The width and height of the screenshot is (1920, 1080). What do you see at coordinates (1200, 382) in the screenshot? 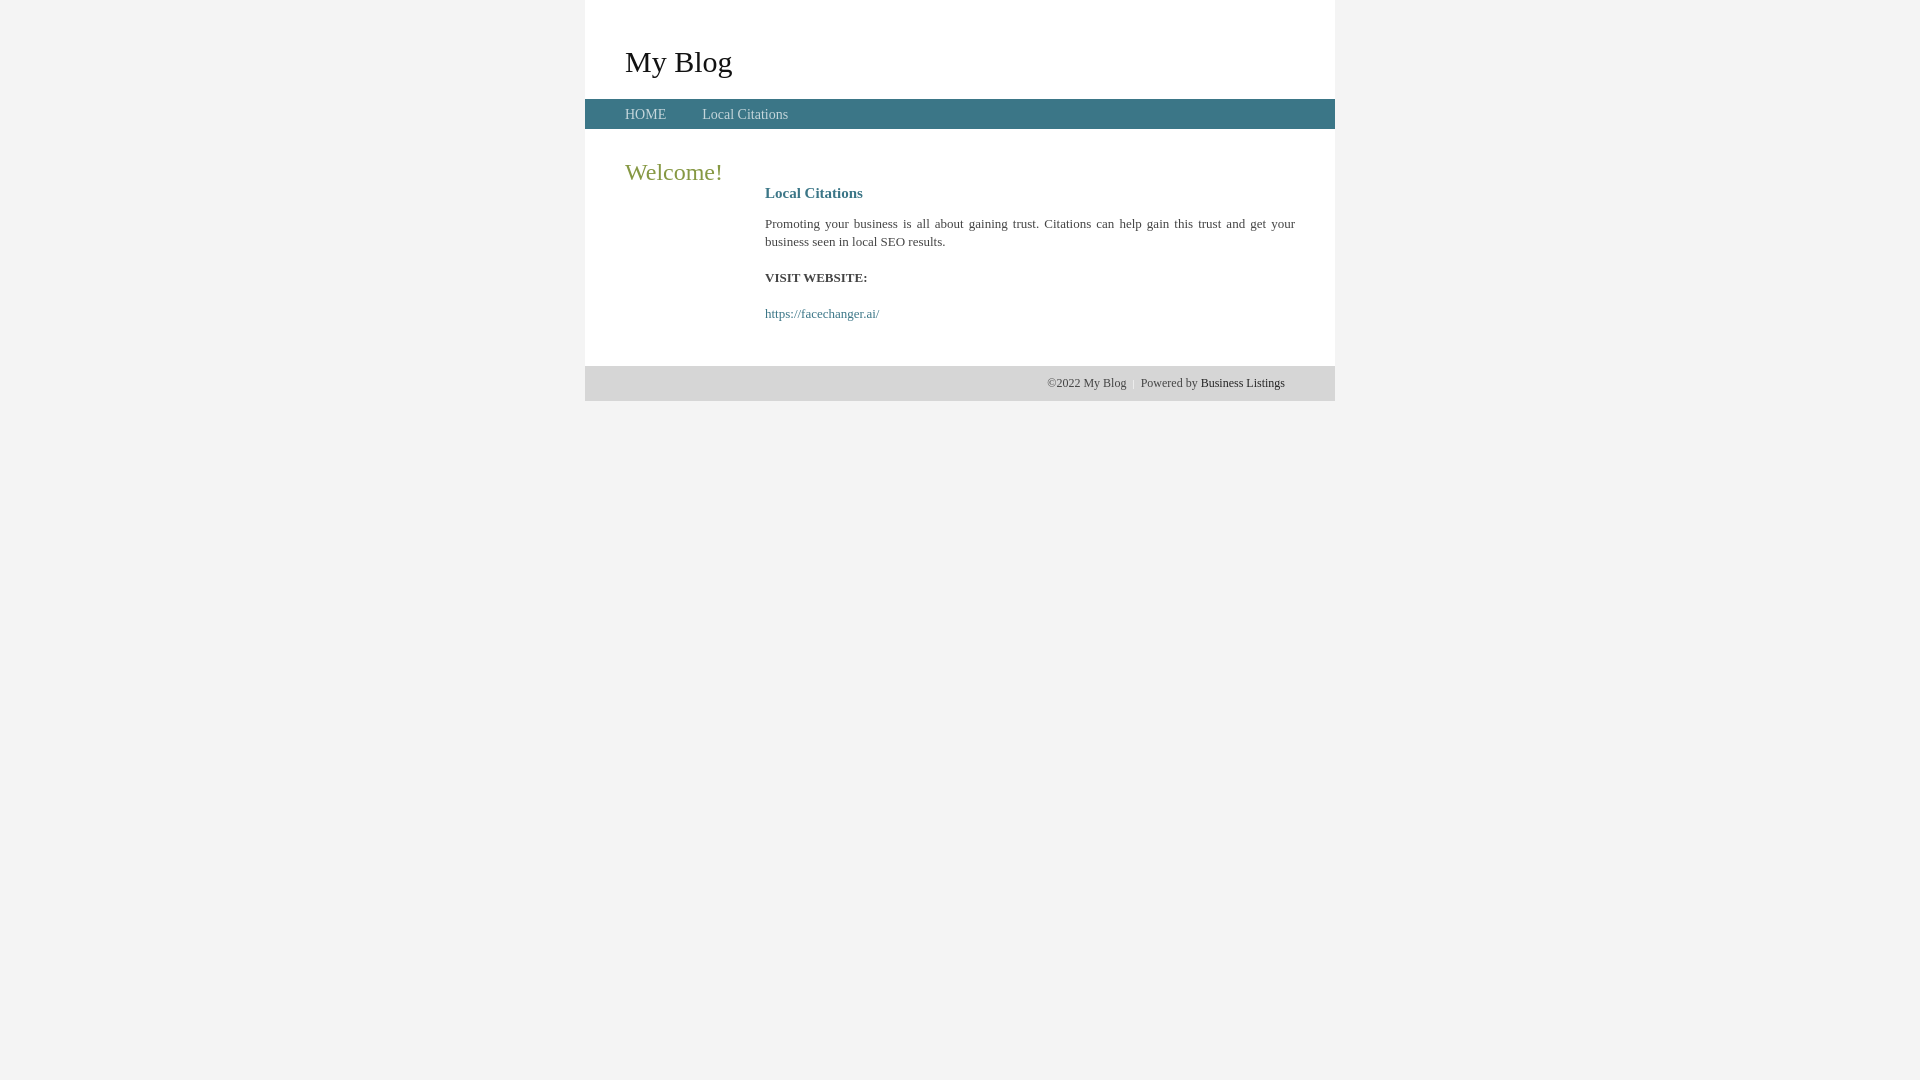
I see `'Business Listings'` at bounding box center [1200, 382].